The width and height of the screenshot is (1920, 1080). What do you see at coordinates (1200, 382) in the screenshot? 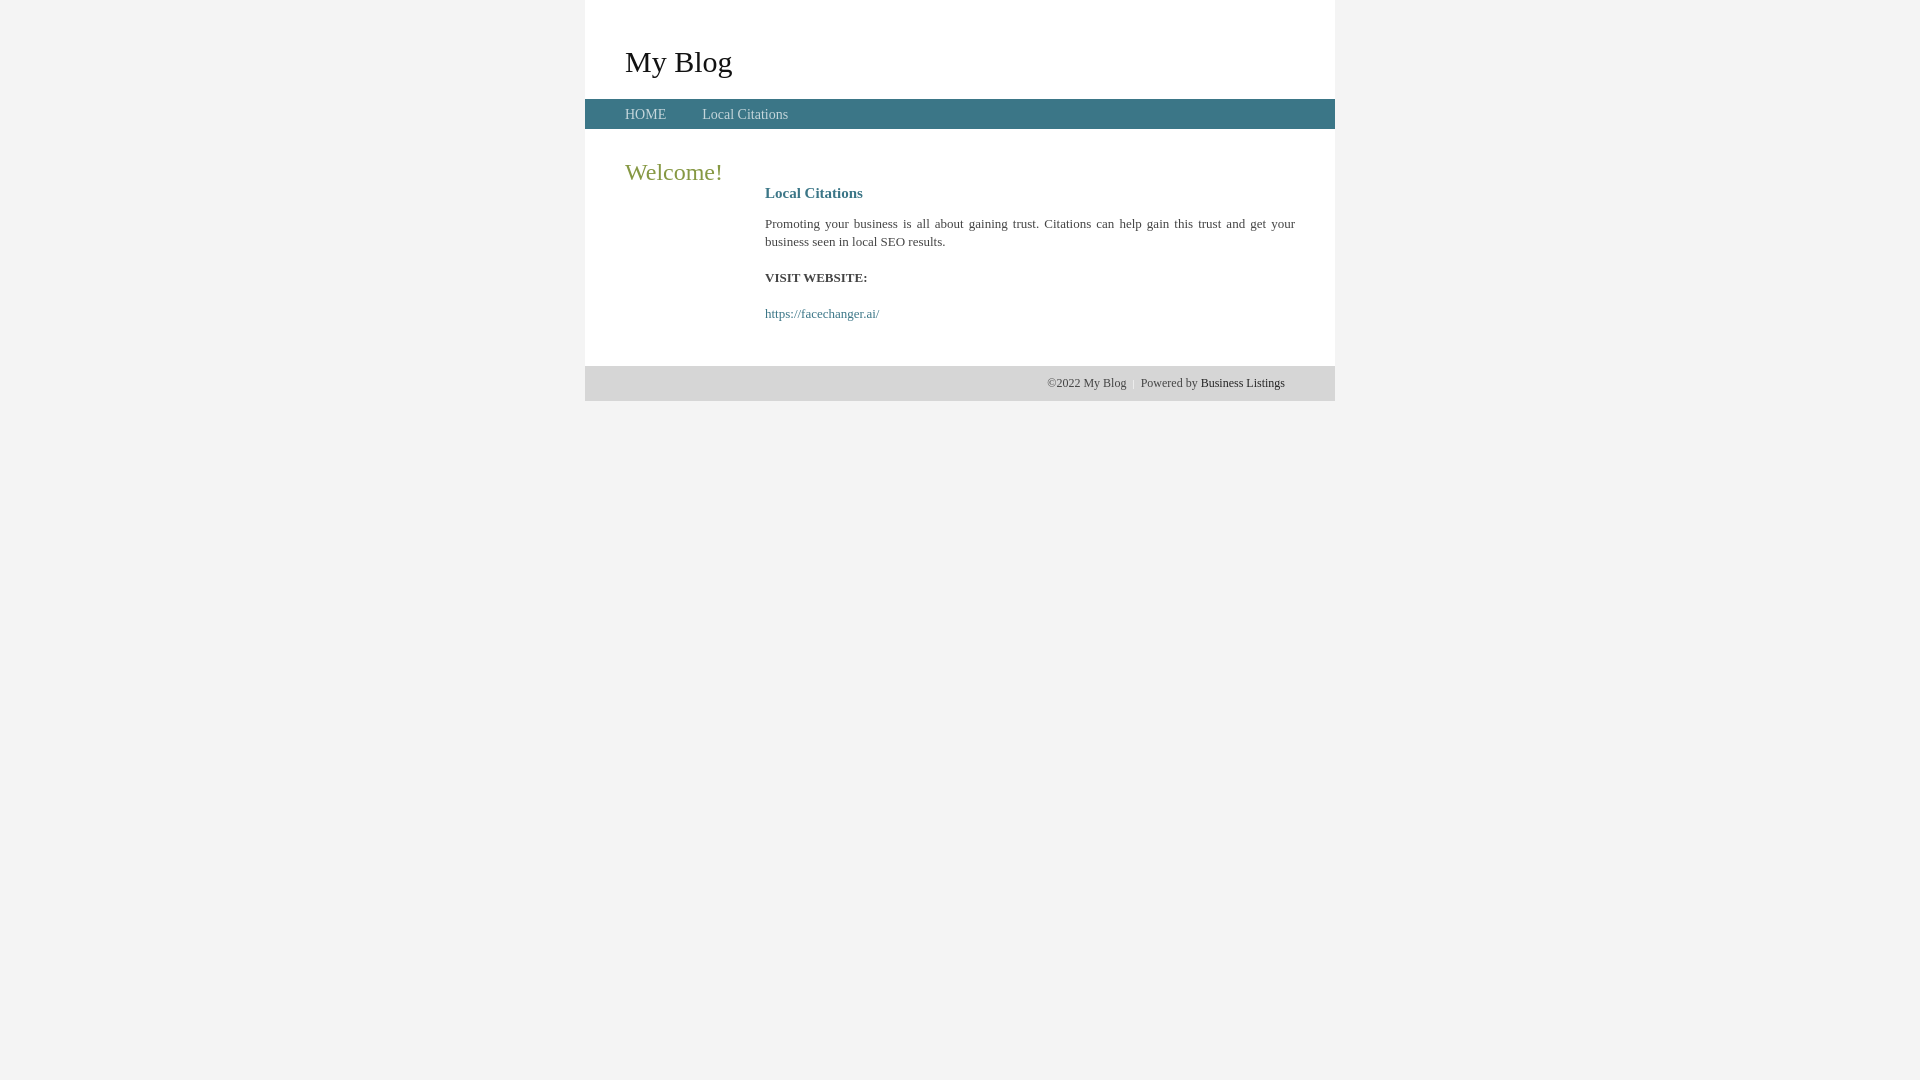
I see `'Business Listings'` at bounding box center [1200, 382].